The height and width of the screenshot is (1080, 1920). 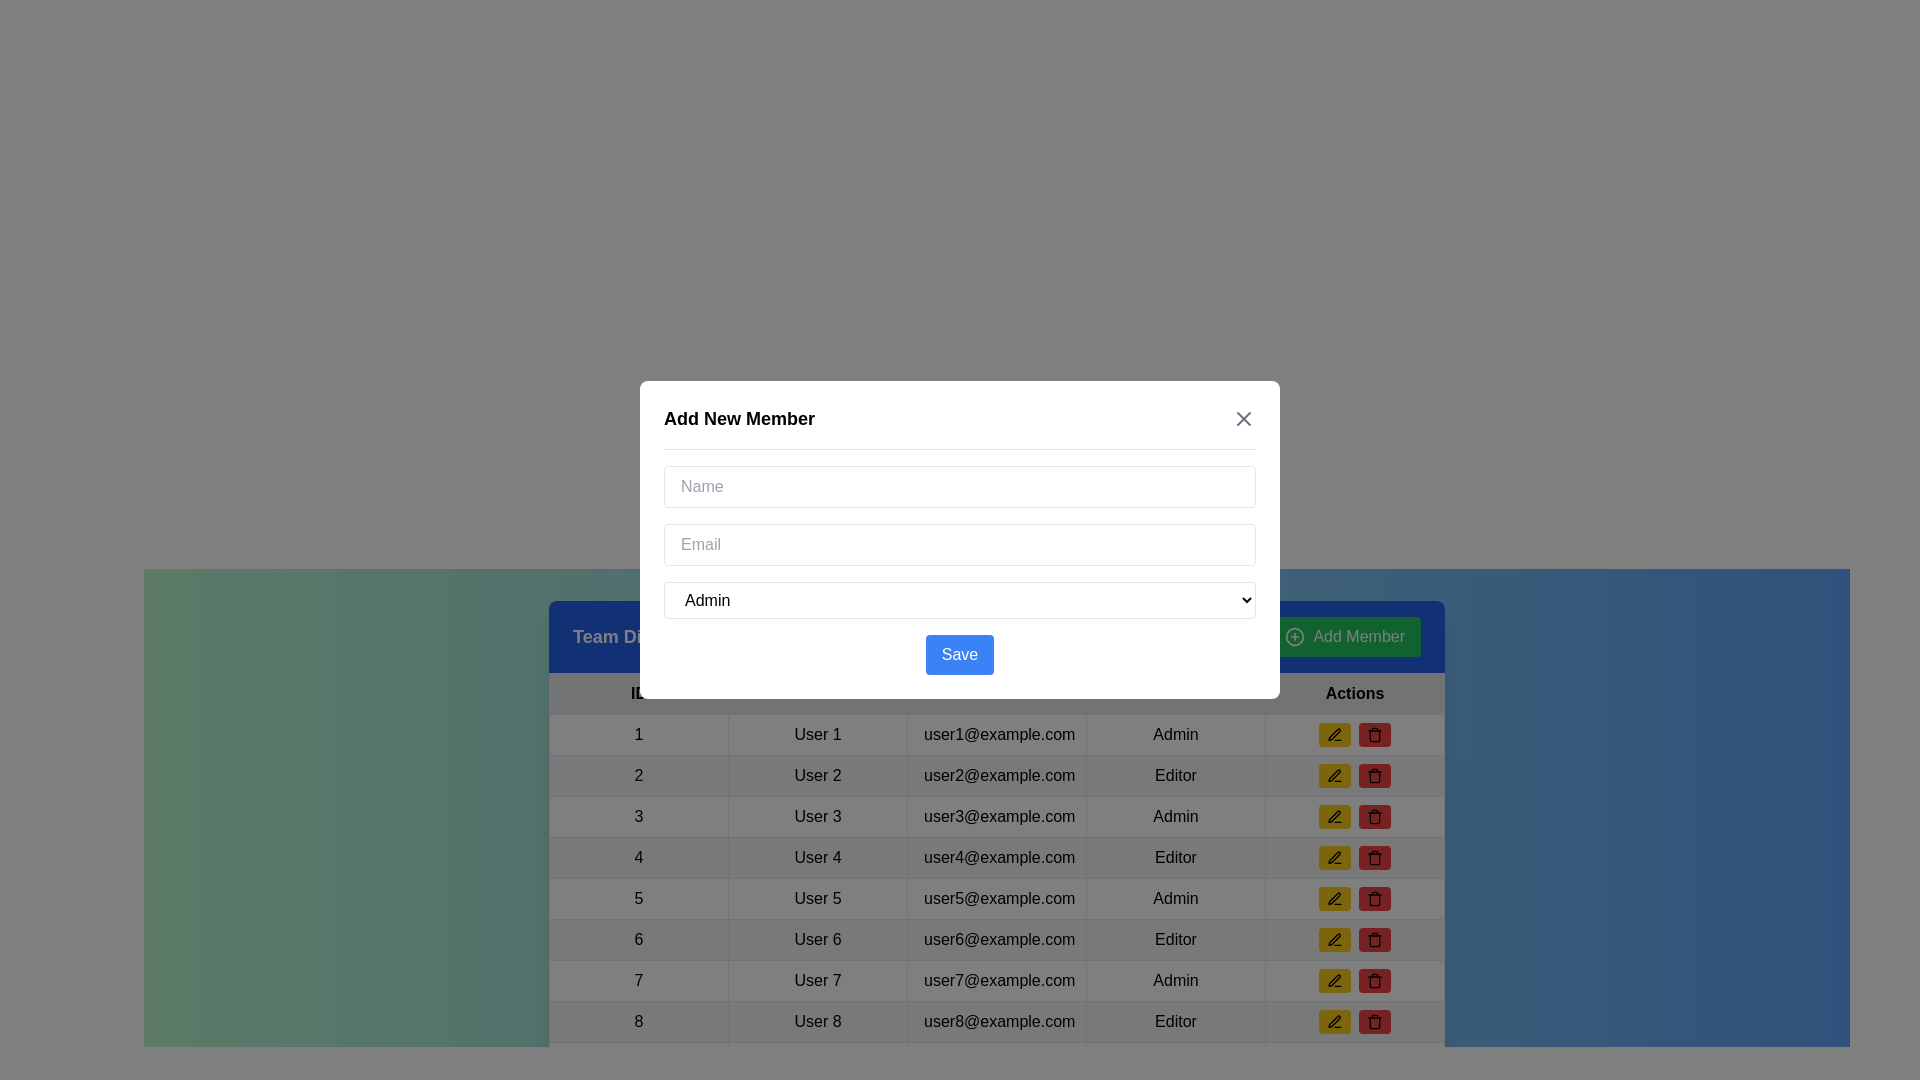 What do you see at coordinates (817, 979) in the screenshot?
I see `the table cell displaying the name 'User 7', which is located in the second column of the seventh row of the table` at bounding box center [817, 979].